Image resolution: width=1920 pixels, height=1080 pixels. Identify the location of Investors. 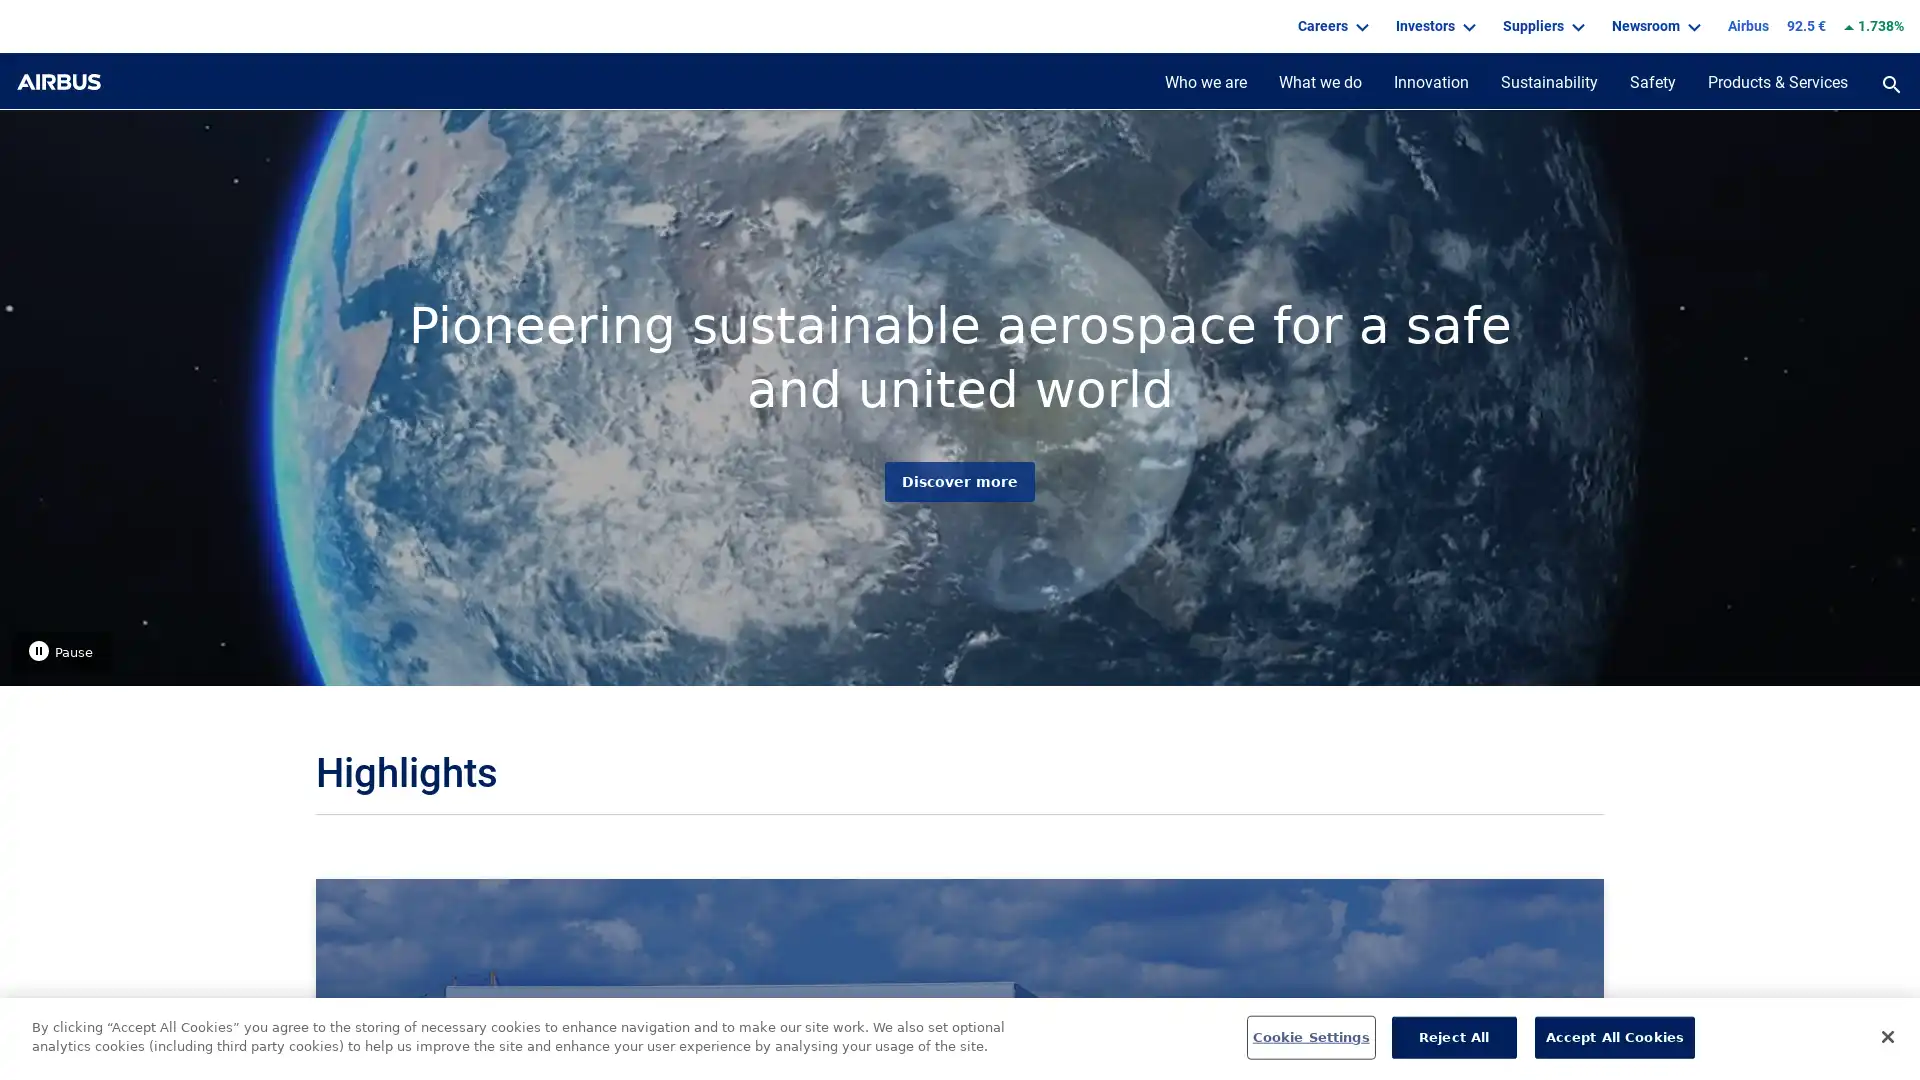
(1432, 26).